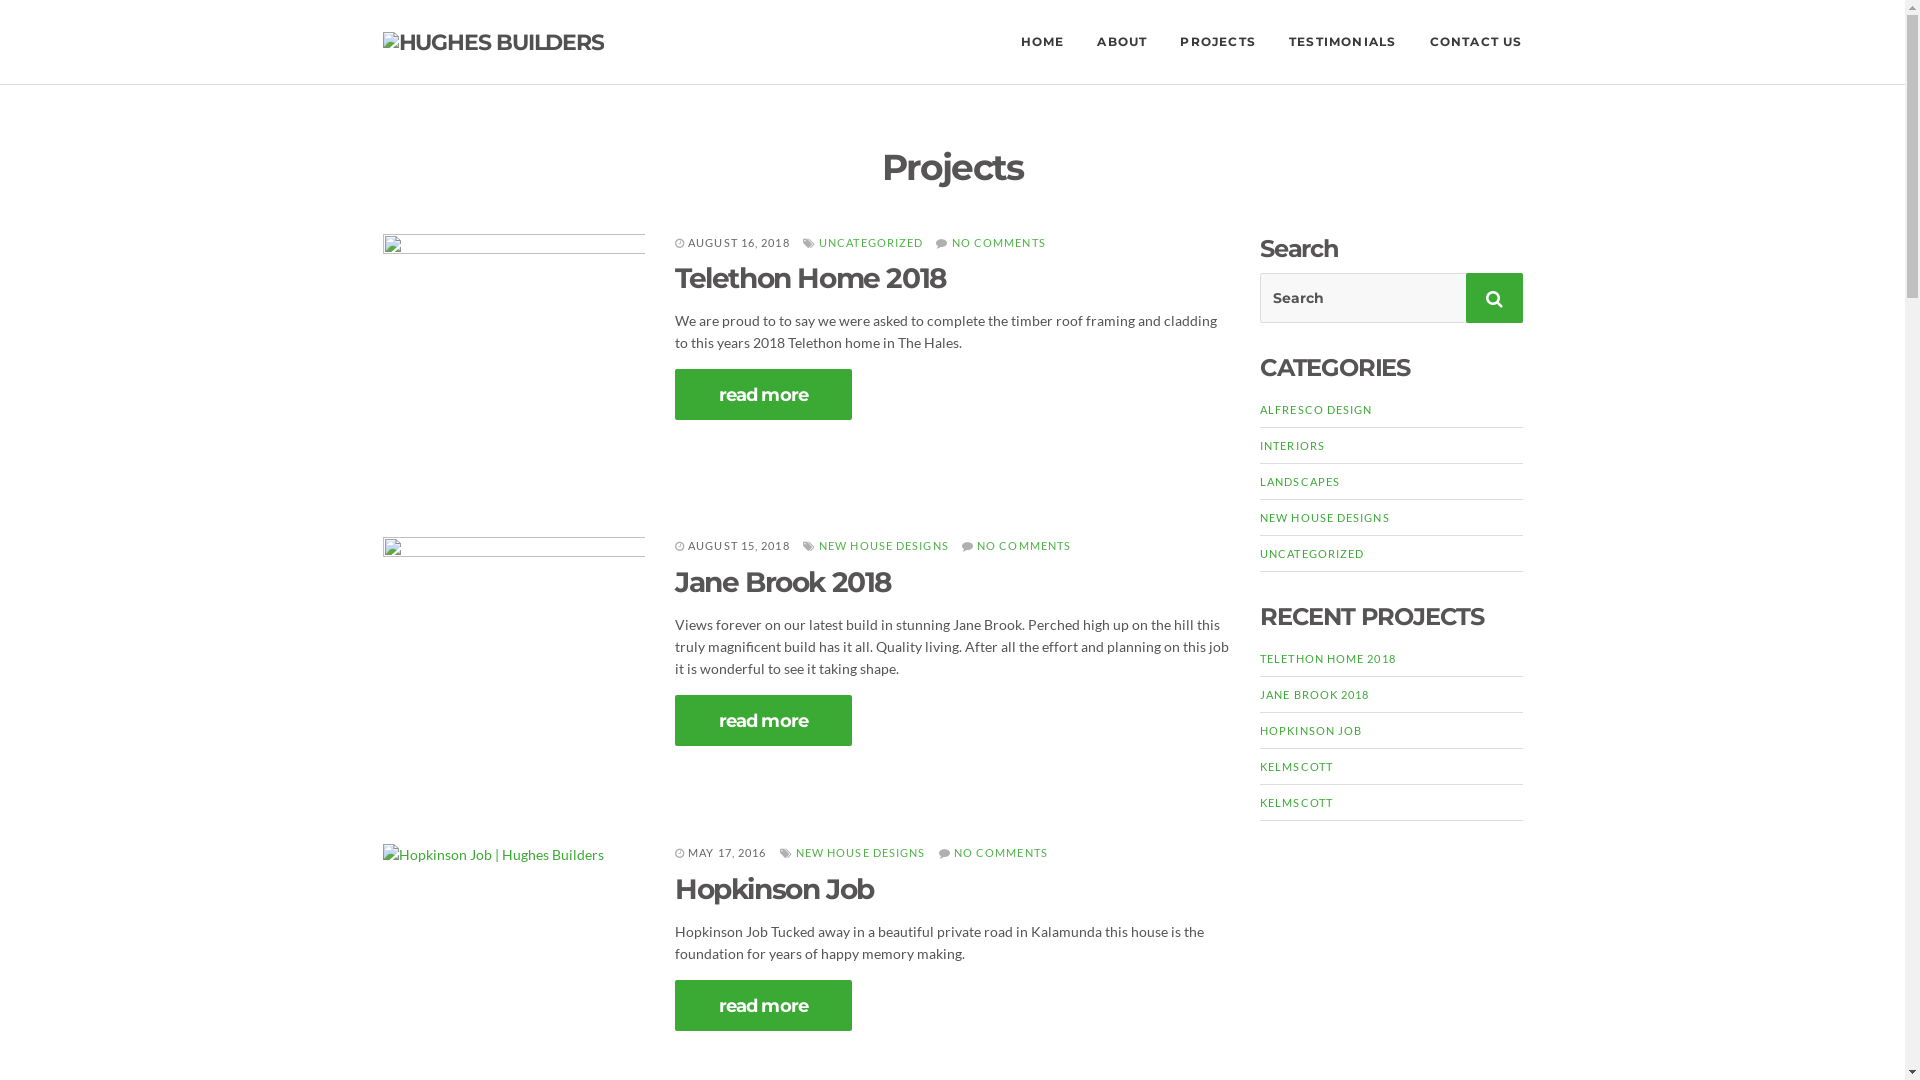  Describe the element at coordinates (870, 241) in the screenshot. I see `'UNCATEGORIZED'` at that location.